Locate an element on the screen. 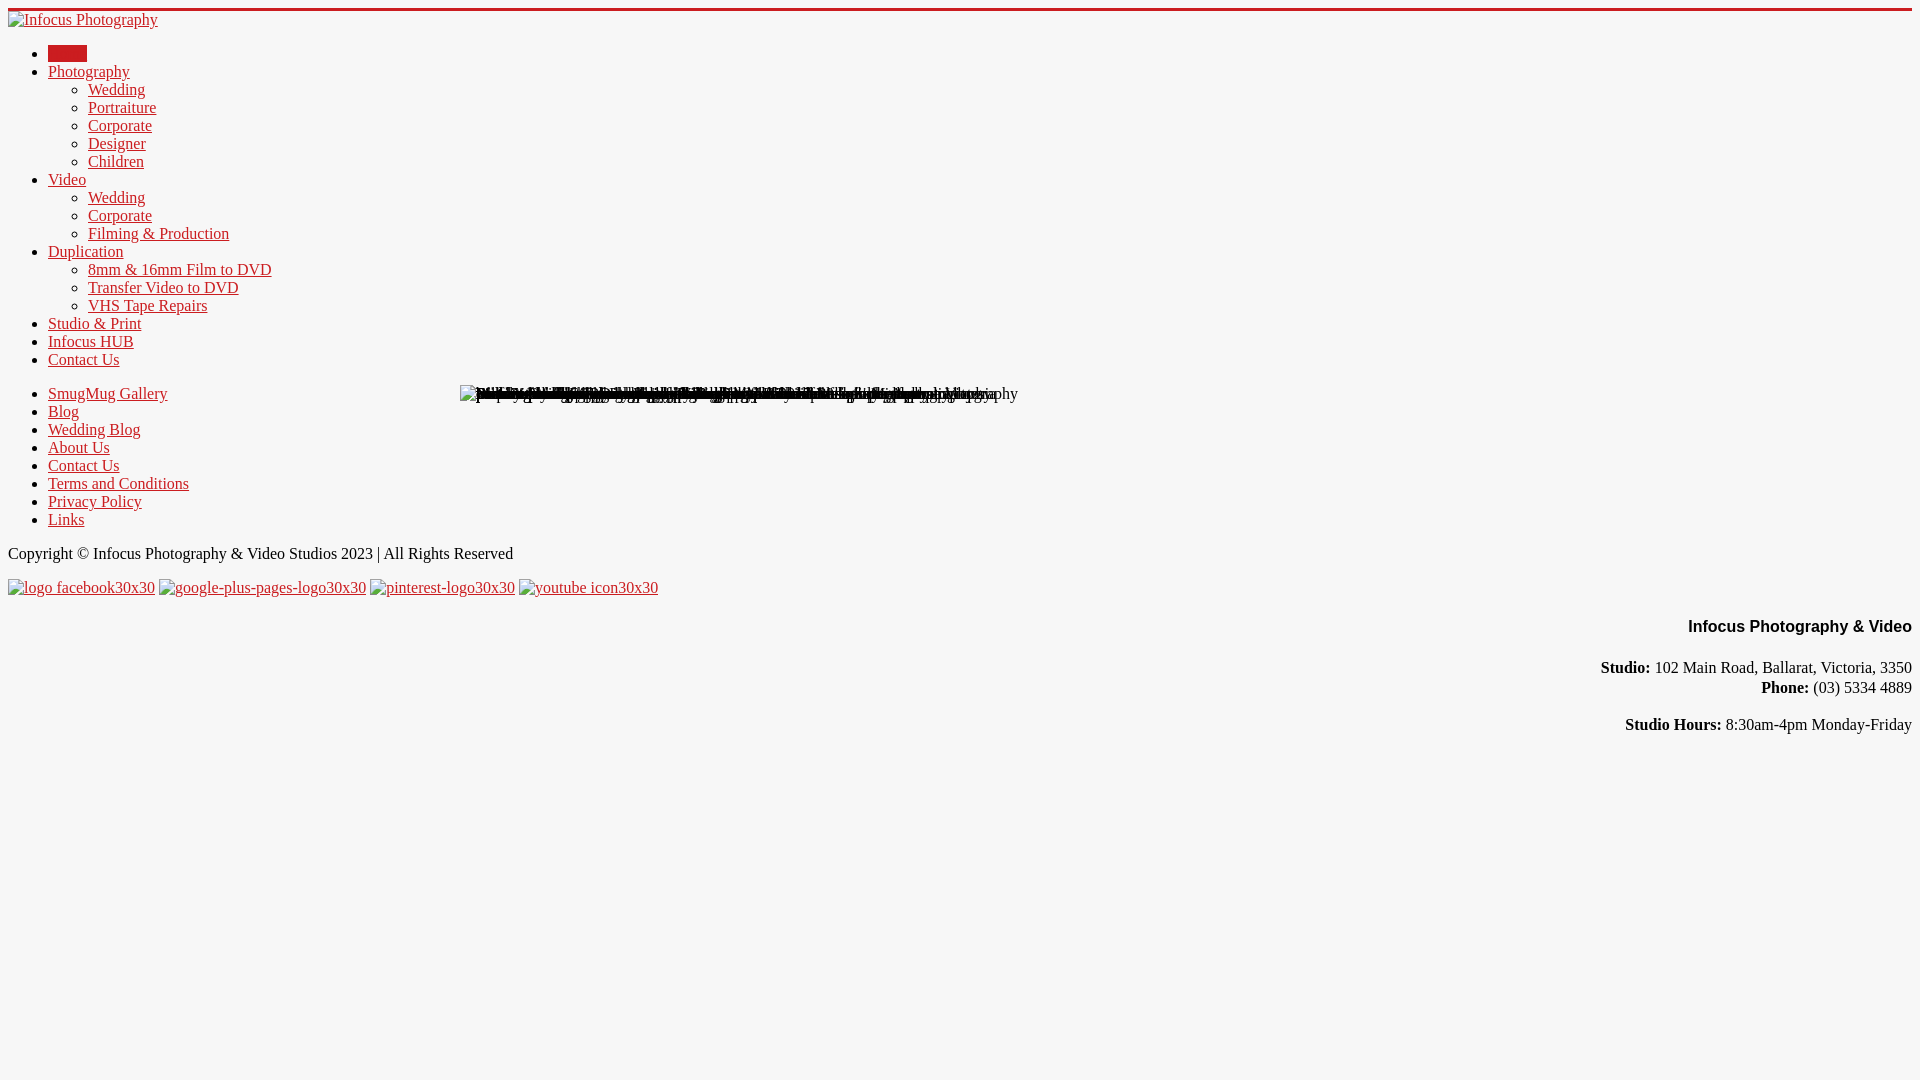 Image resolution: width=1920 pixels, height=1080 pixels. 'Filming & Production' is located at coordinates (157, 232).